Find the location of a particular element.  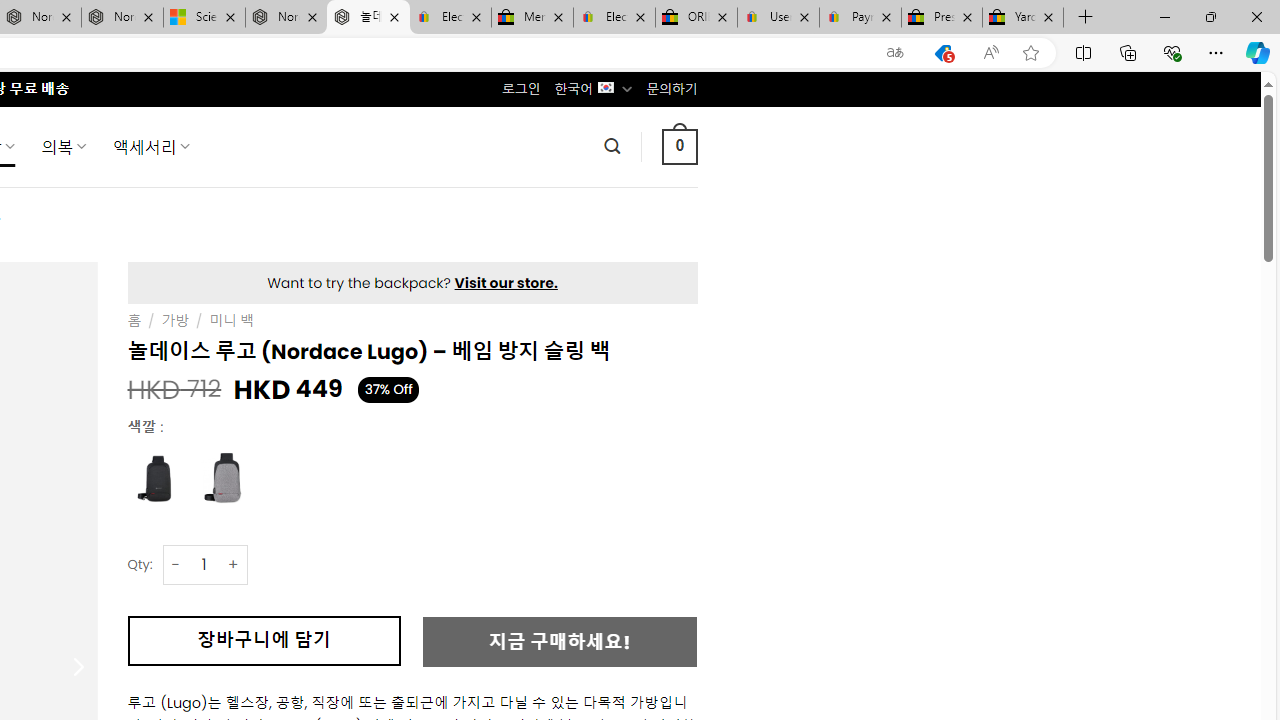

' 0 ' is located at coordinates (679, 145).